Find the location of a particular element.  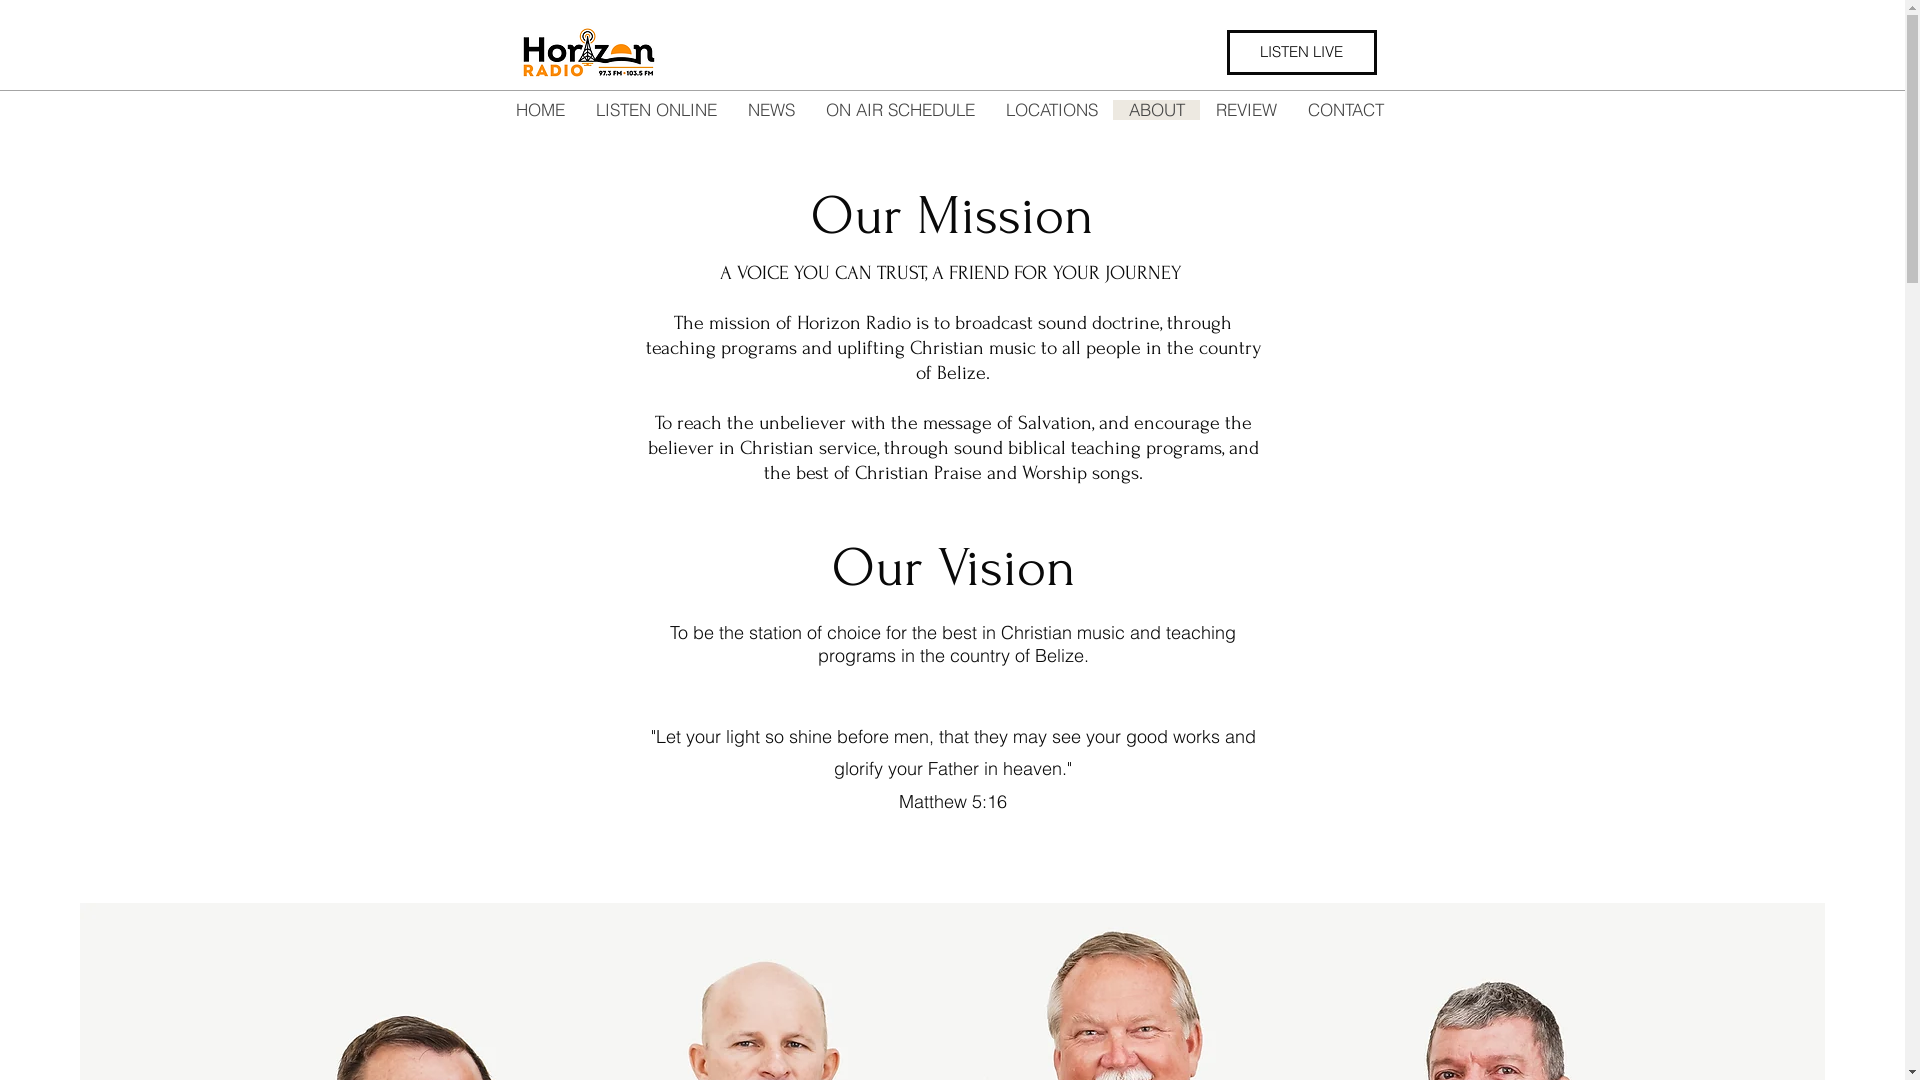

'ABOUT' is located at coordinates (1156, 110).